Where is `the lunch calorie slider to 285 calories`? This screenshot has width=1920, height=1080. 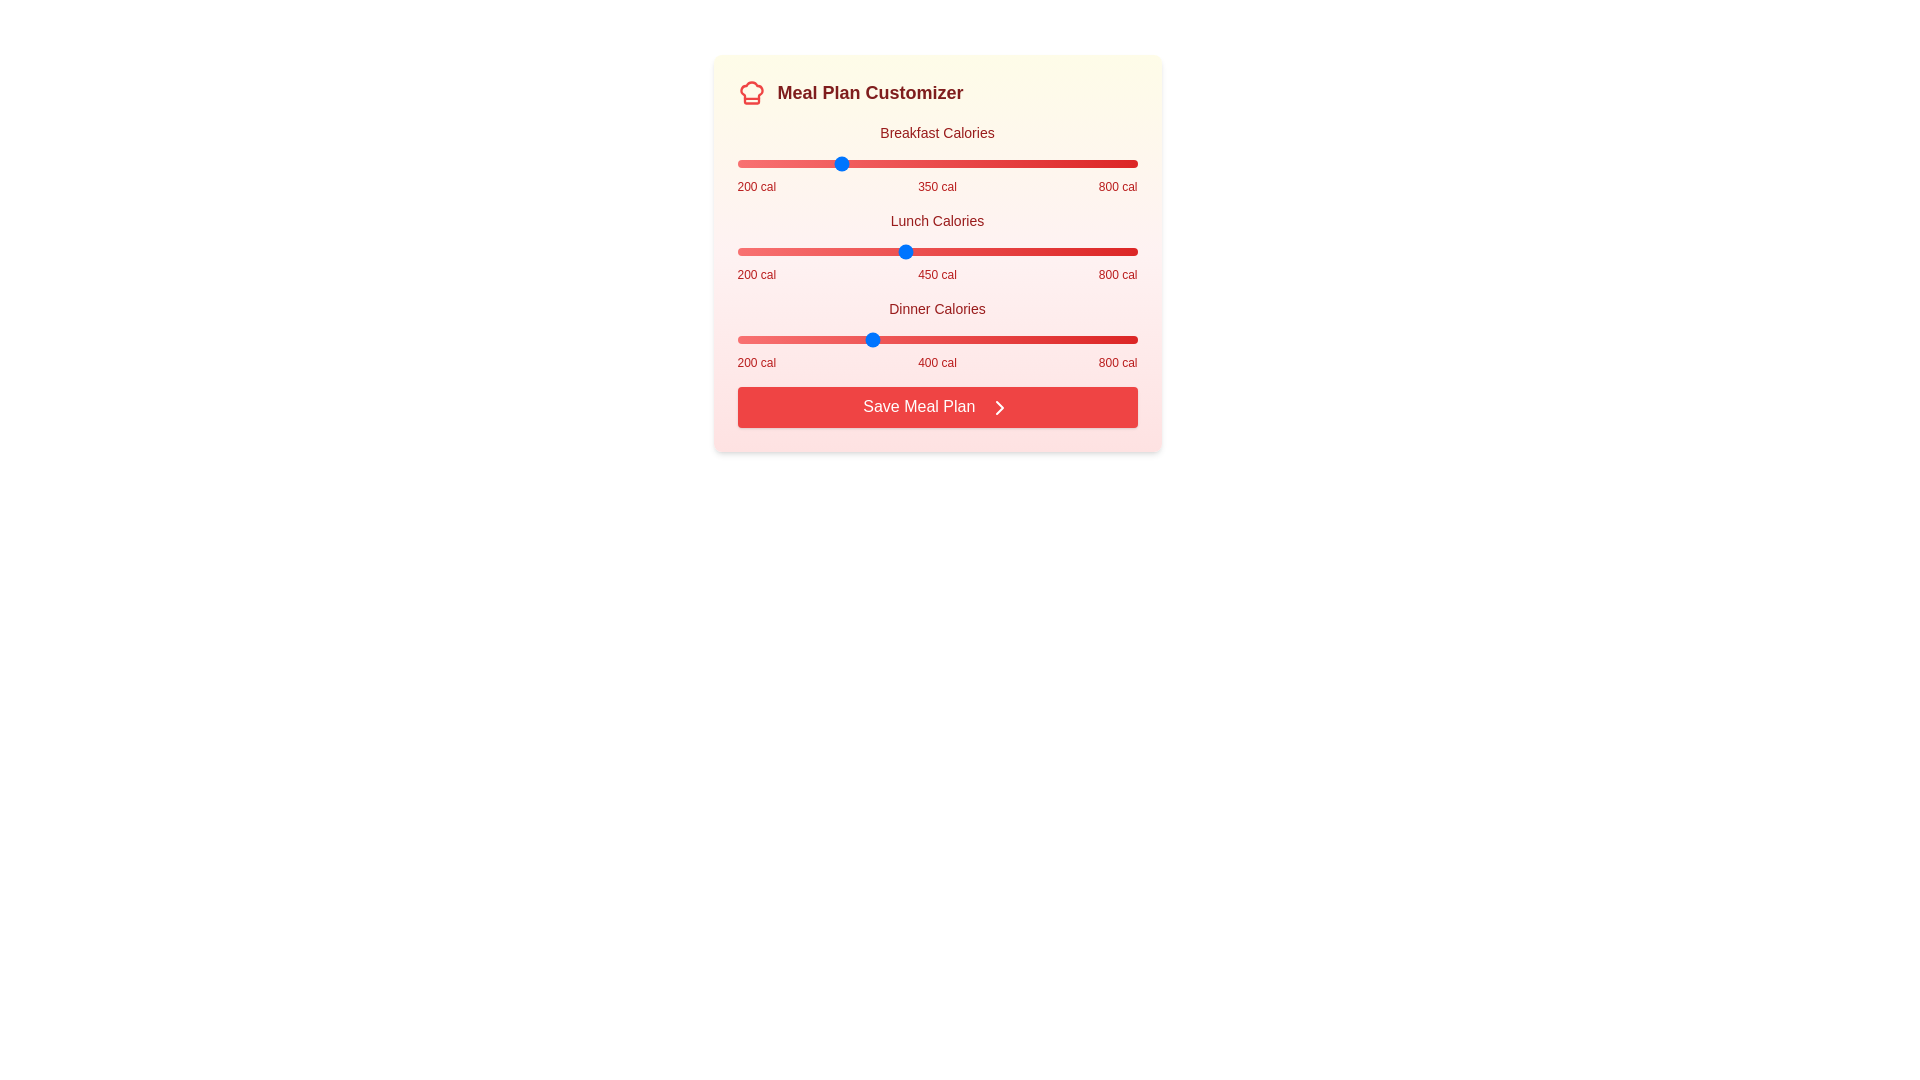 the lunch calorie slider to 285 calories is located at coordinates (793, 250).